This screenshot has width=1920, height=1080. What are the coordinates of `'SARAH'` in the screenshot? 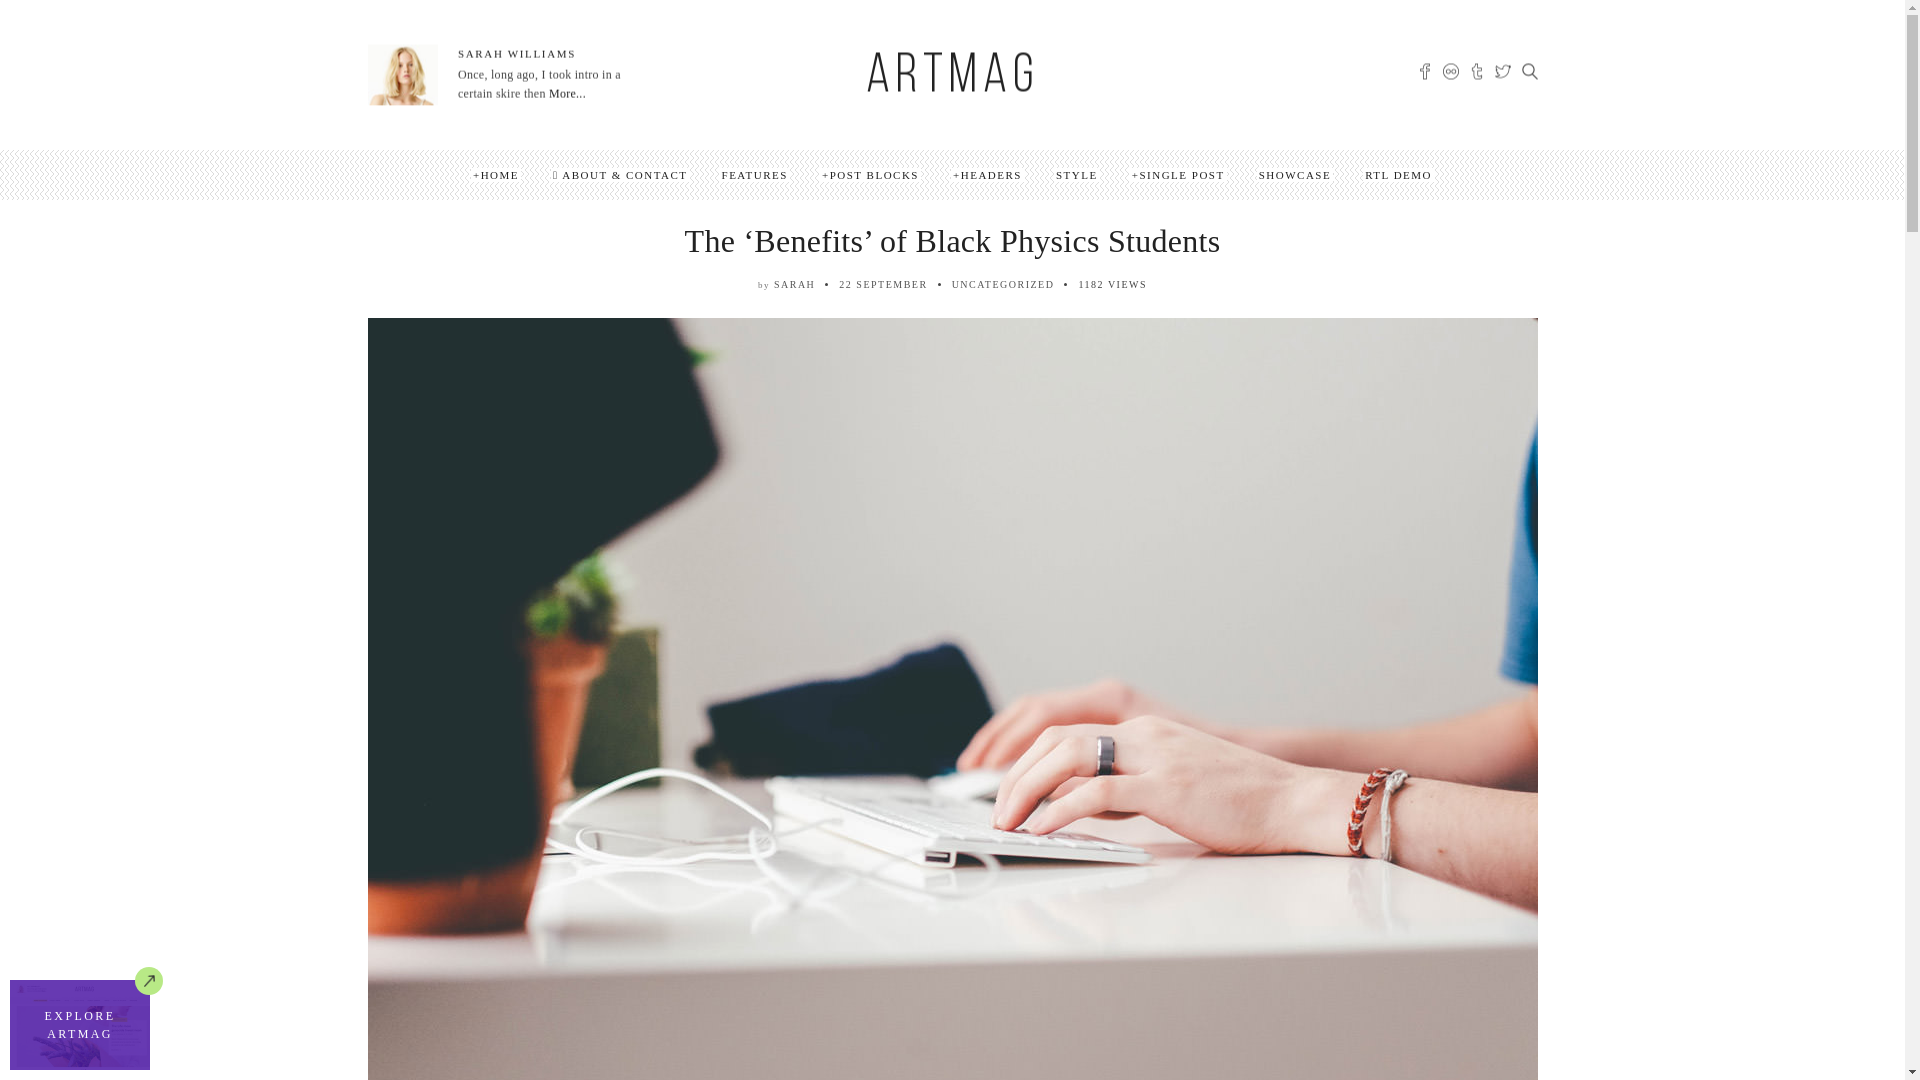 It's located at (793, 284).